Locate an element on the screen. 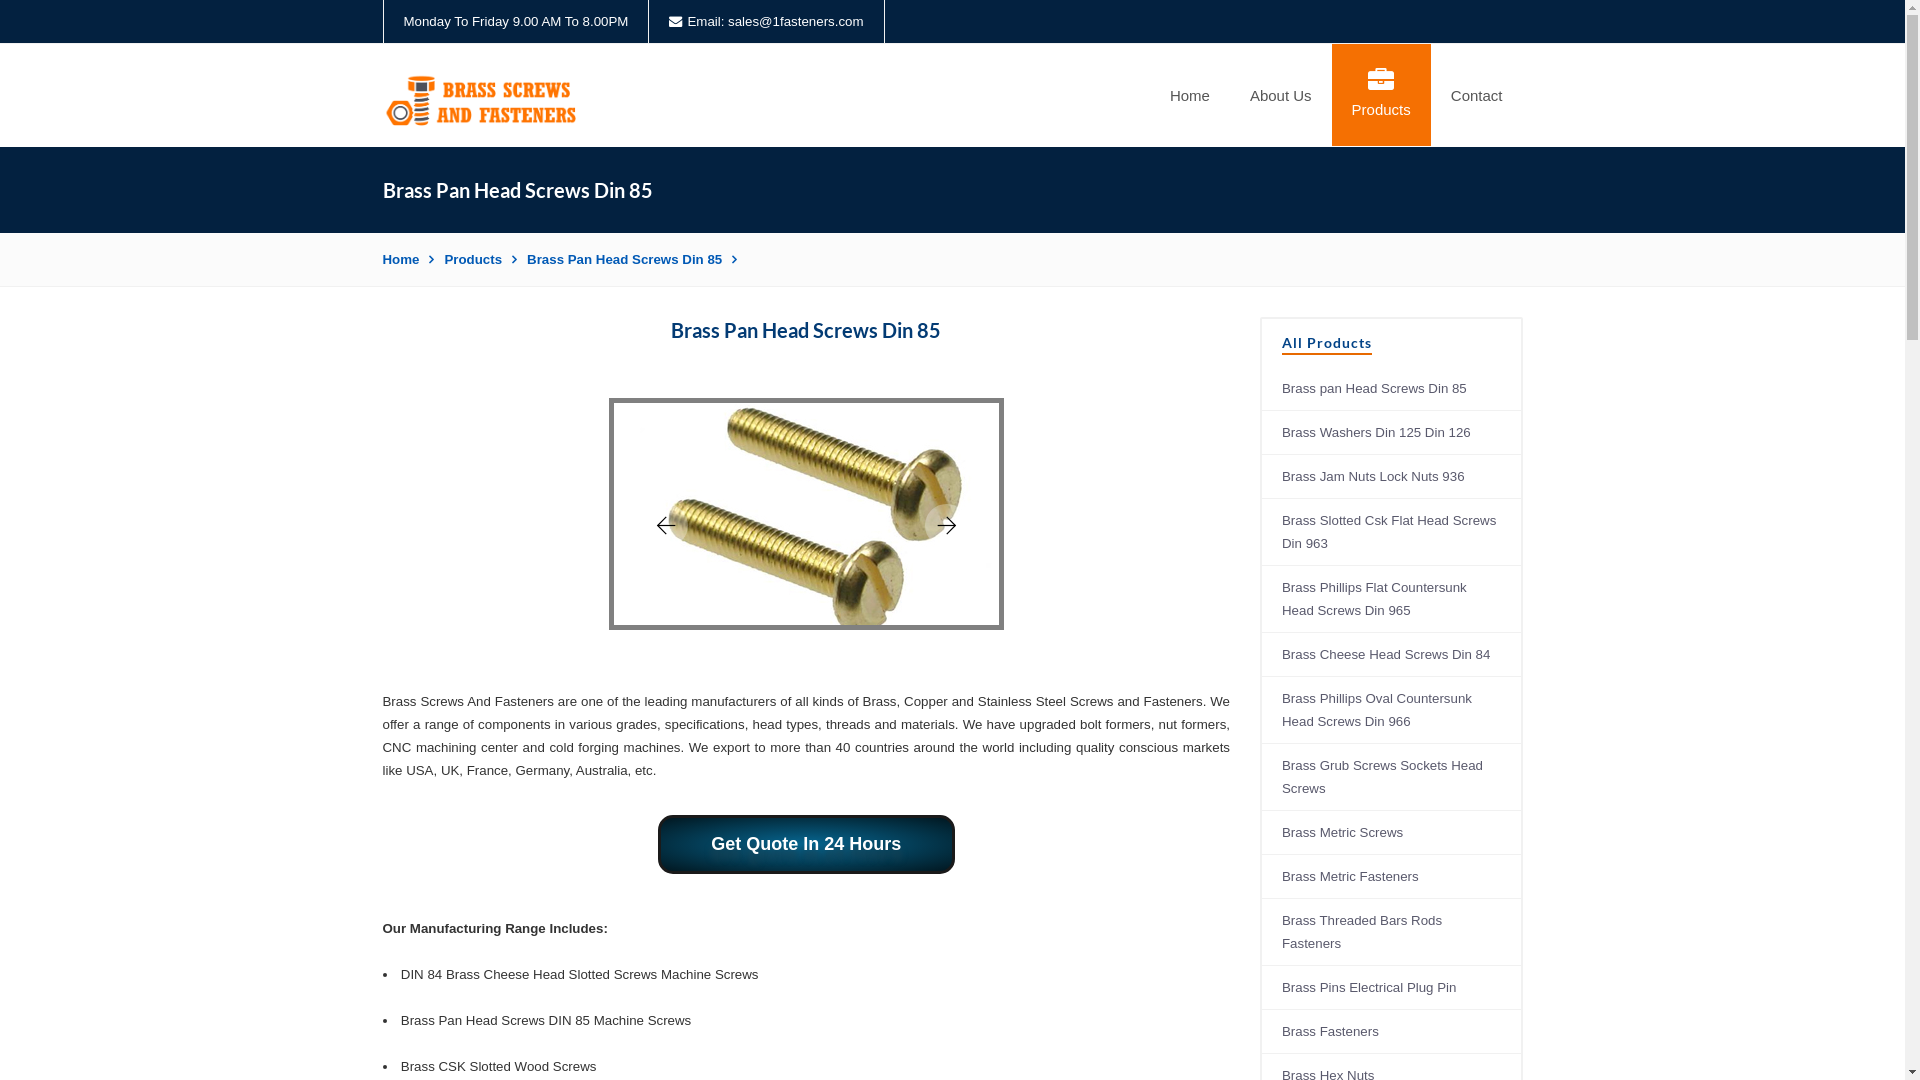 The width and height of the screenshot is (1920, 1080). 'Brass Jam Nuts Lock Nuts 936' is located at coordinates (1261, 477).